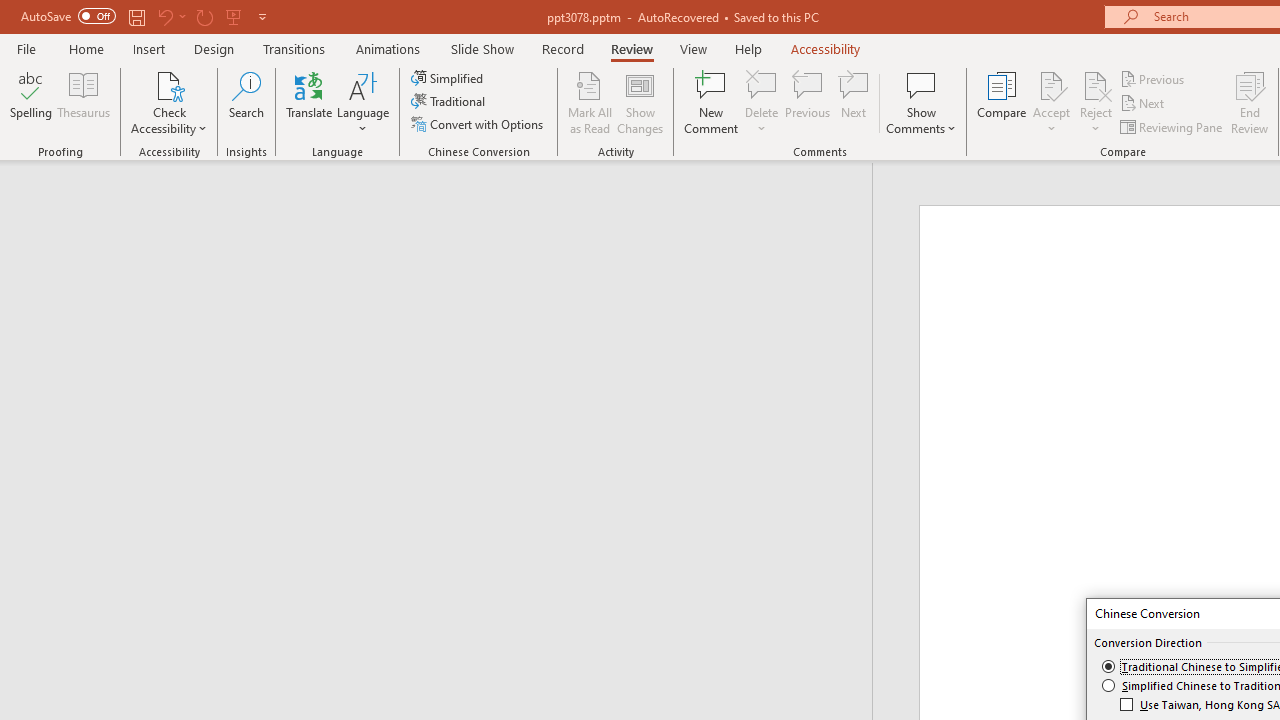  What do you see at coordinates (448, 101) in the screenshot?
I see `'Traditional'` at bounding box center [448, 101].